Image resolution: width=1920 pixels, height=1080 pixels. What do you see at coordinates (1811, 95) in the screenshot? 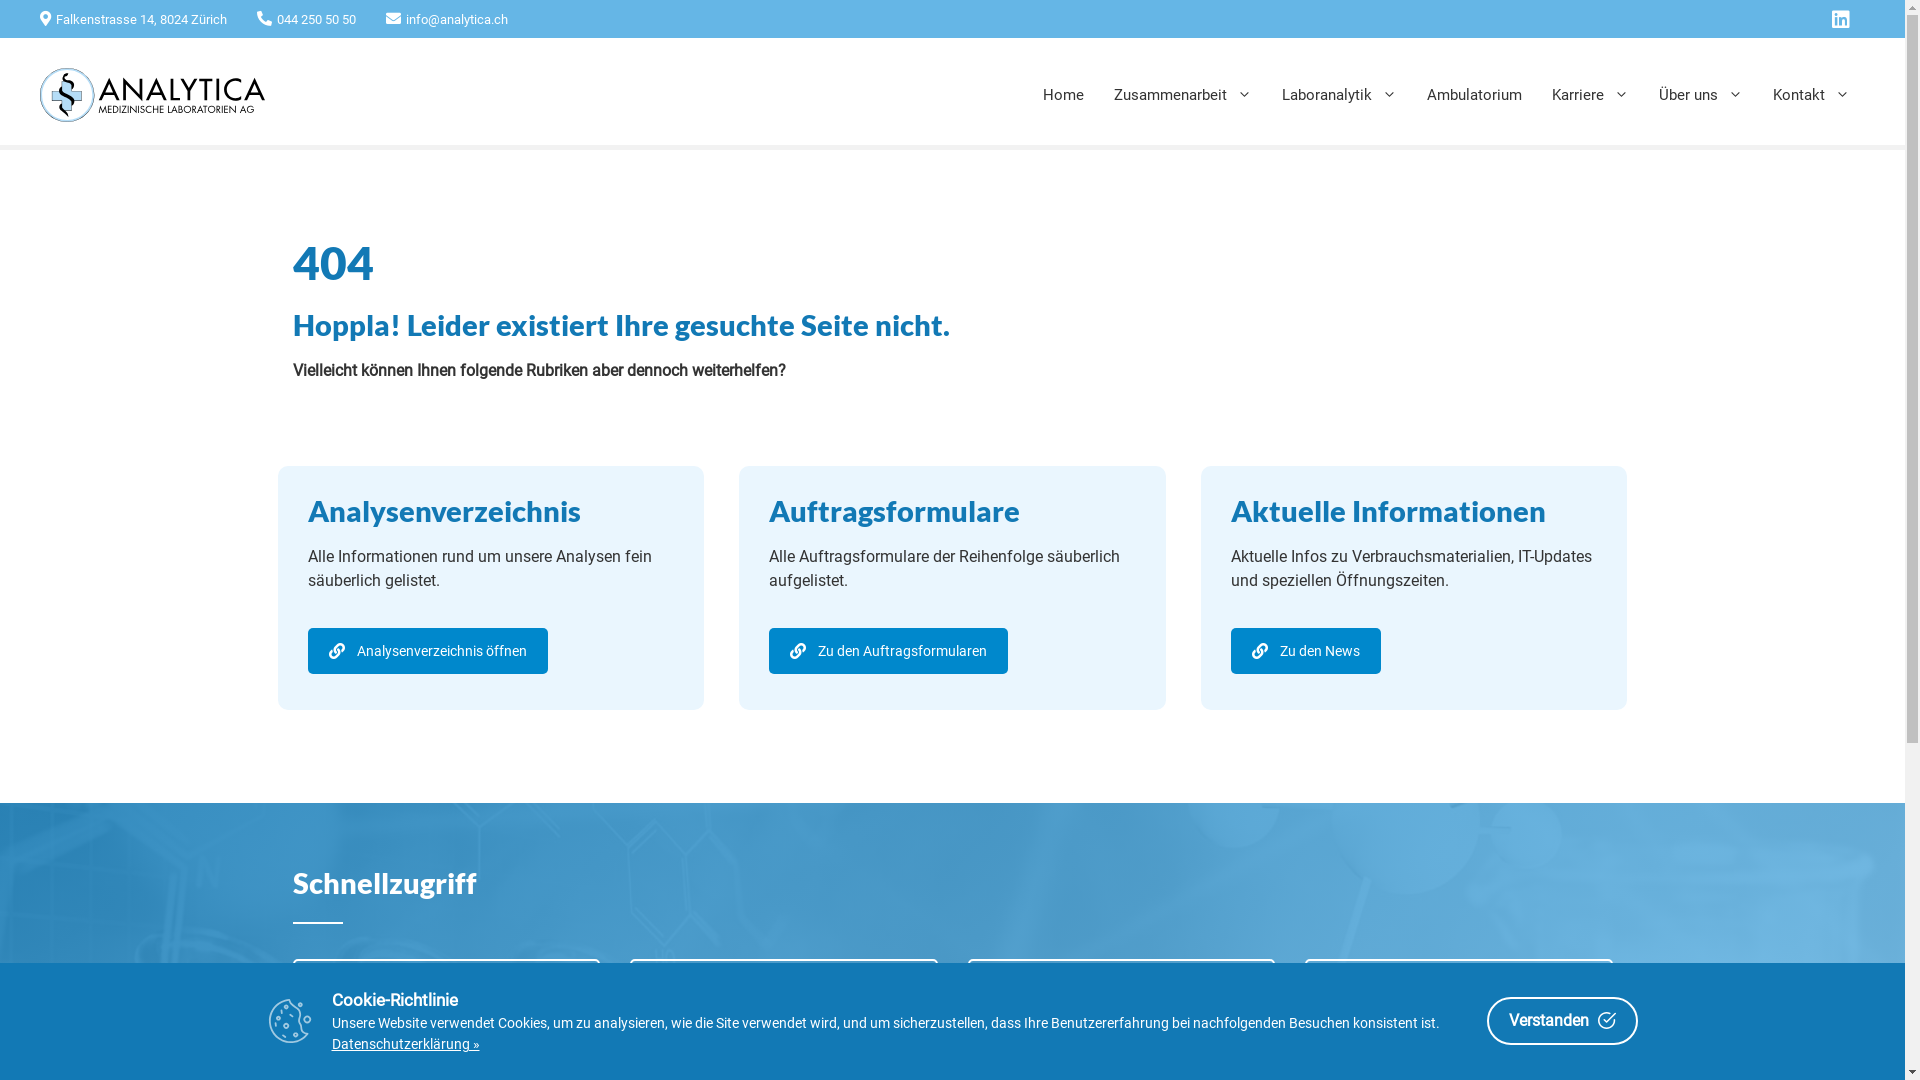
I see `'Kontakt'` at bounding box center [1811, 95].